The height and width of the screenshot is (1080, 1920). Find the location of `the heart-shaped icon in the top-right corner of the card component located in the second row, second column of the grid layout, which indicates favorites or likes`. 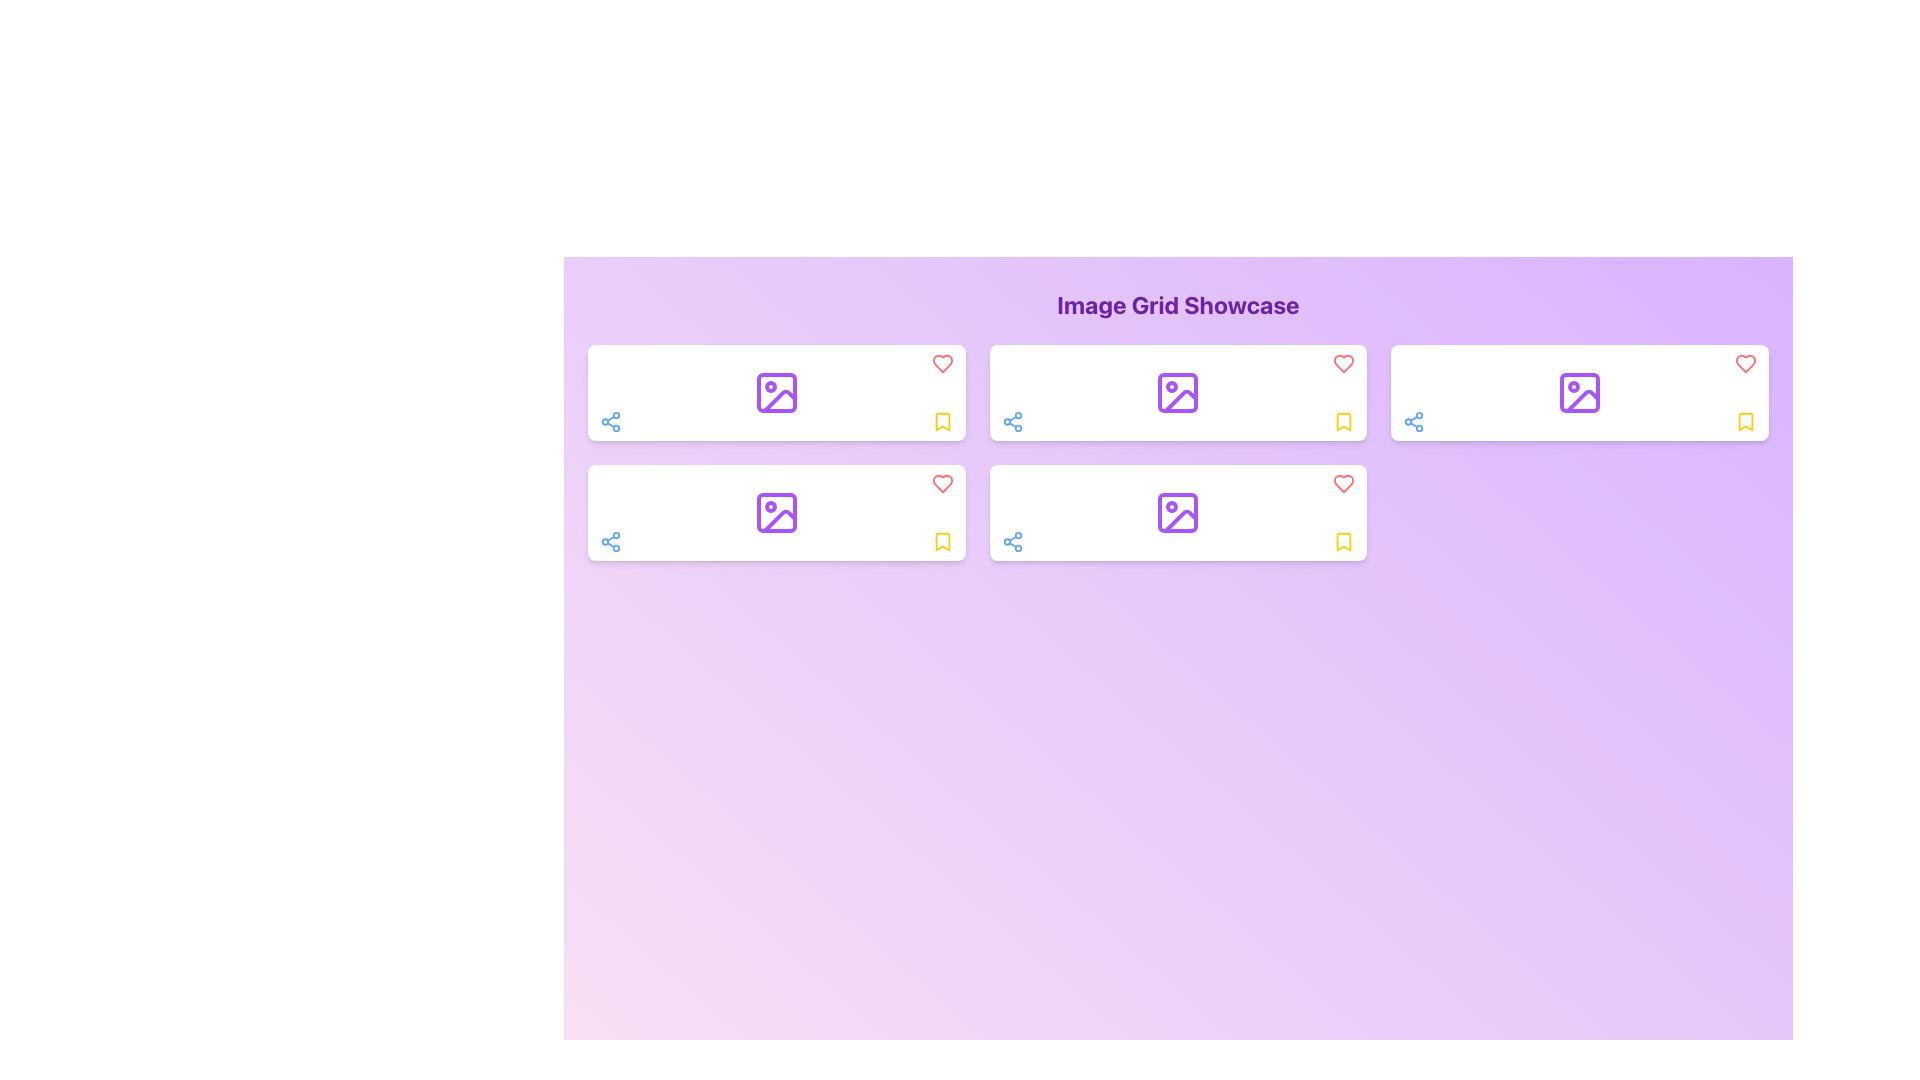

the heart-shaped icon in the top-right corner of the card component located in the second row, second column of the grid layout, which indicates favorites or likes is located at coordinates (1745, 363).